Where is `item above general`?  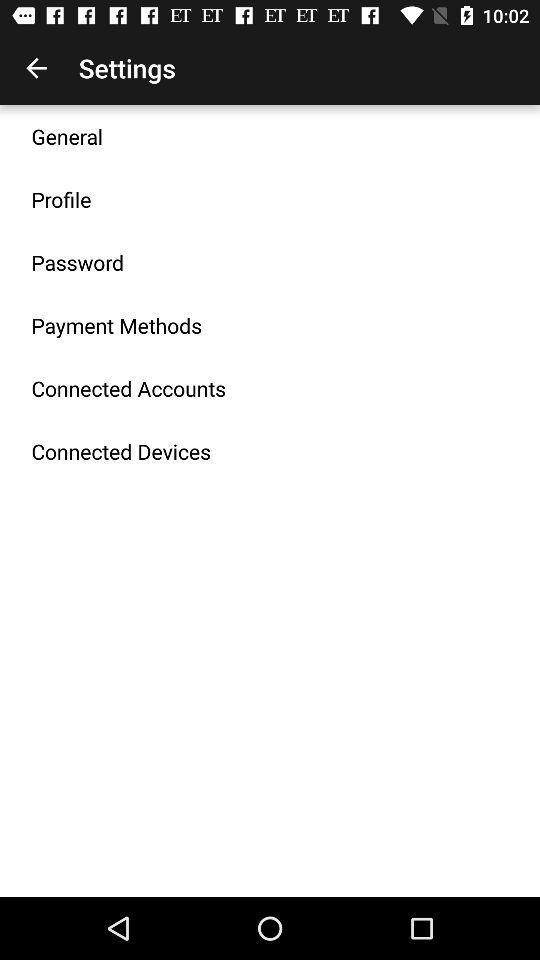 item above general is located at coordinates (36, 68).